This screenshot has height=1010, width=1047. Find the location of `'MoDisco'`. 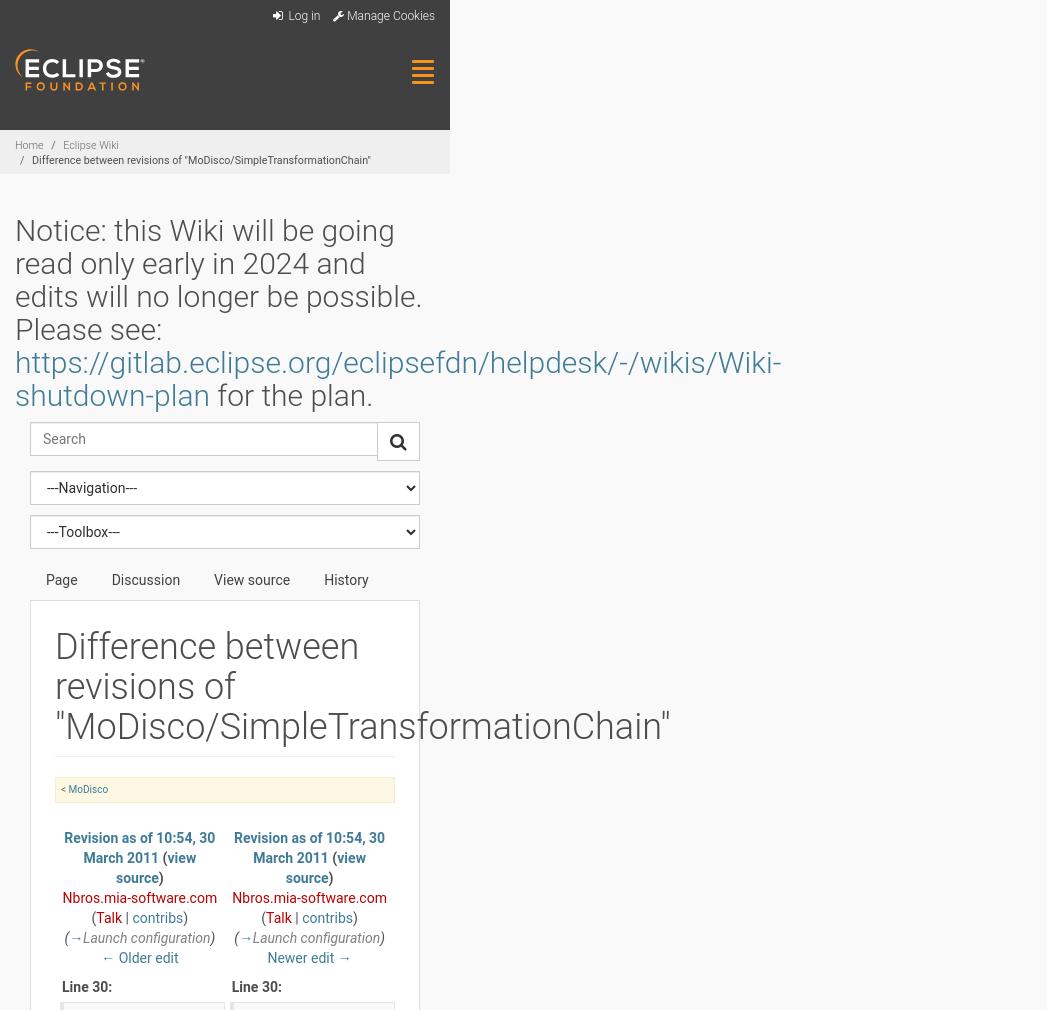

'MoDisco' is located at coordinates (87, 789).